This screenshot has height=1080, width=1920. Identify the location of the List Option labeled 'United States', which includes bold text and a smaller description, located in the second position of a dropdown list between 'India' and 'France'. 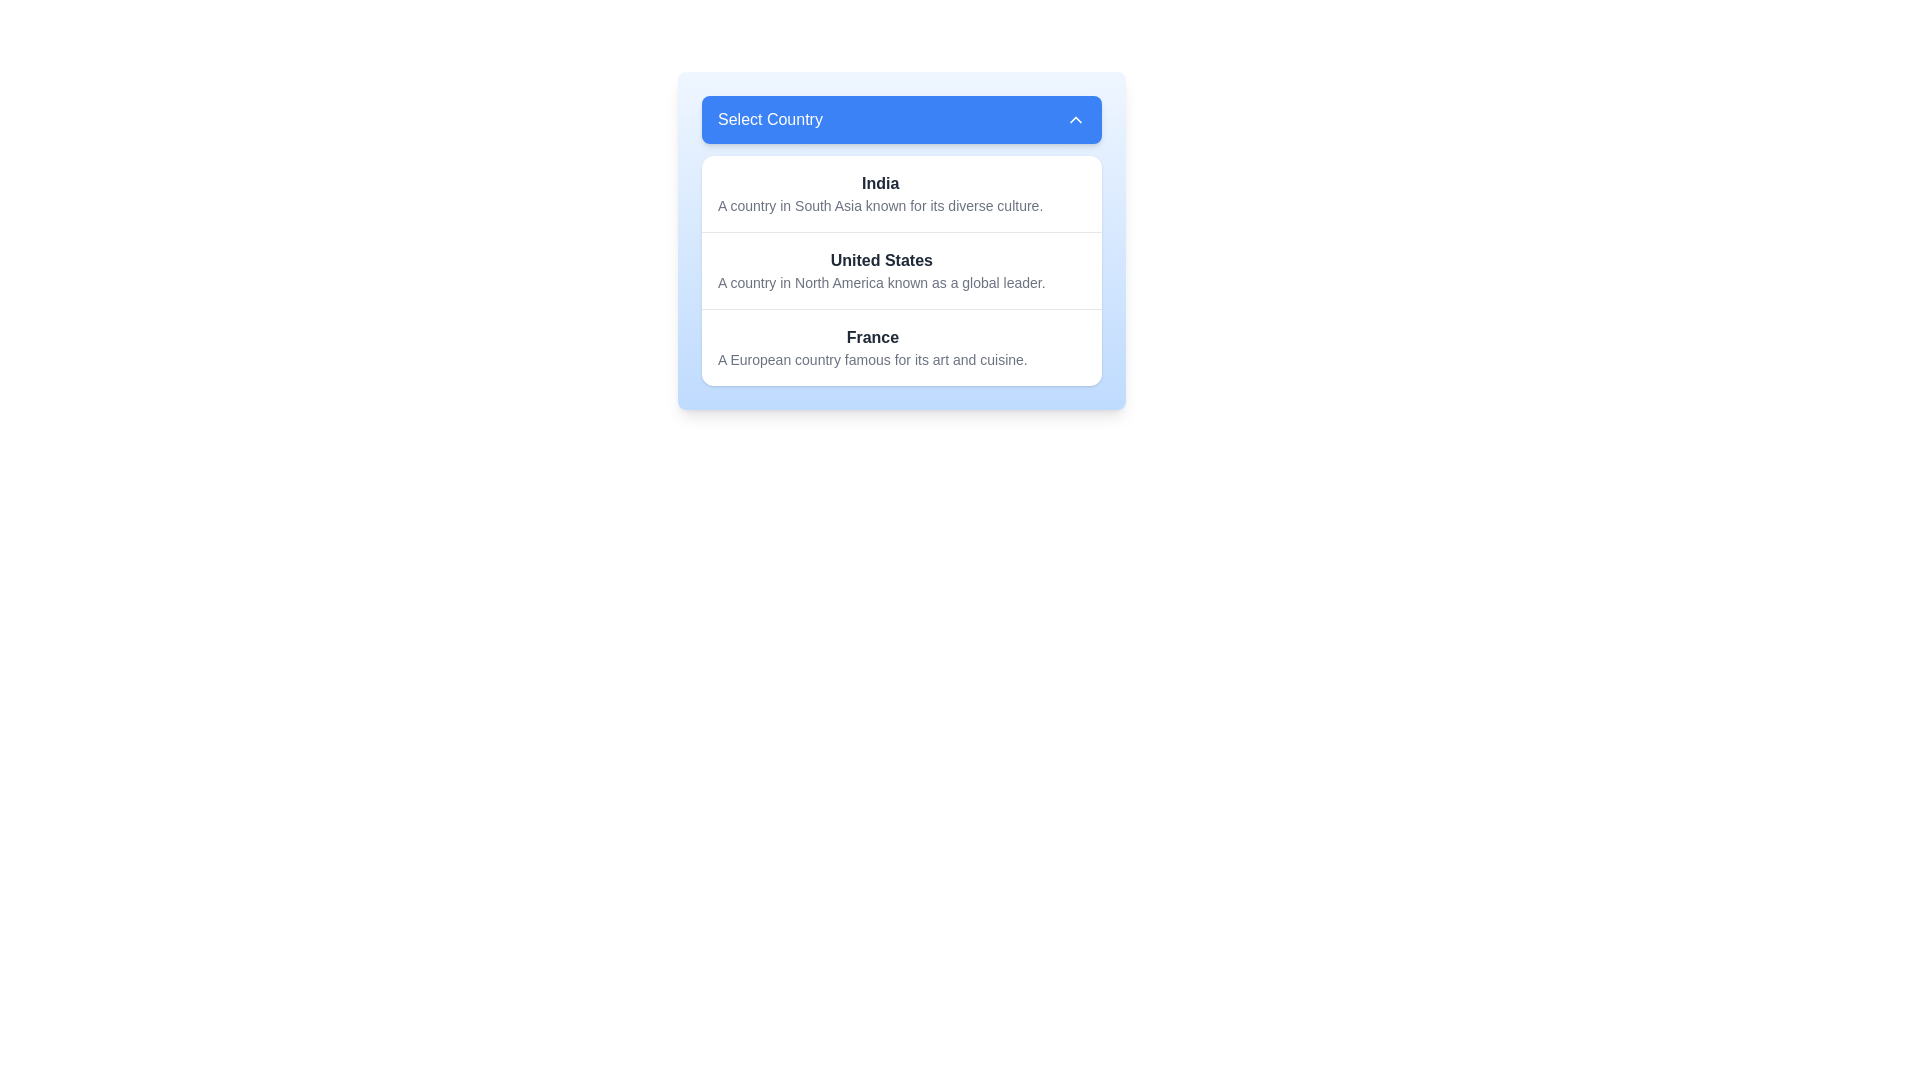
(880, 270).